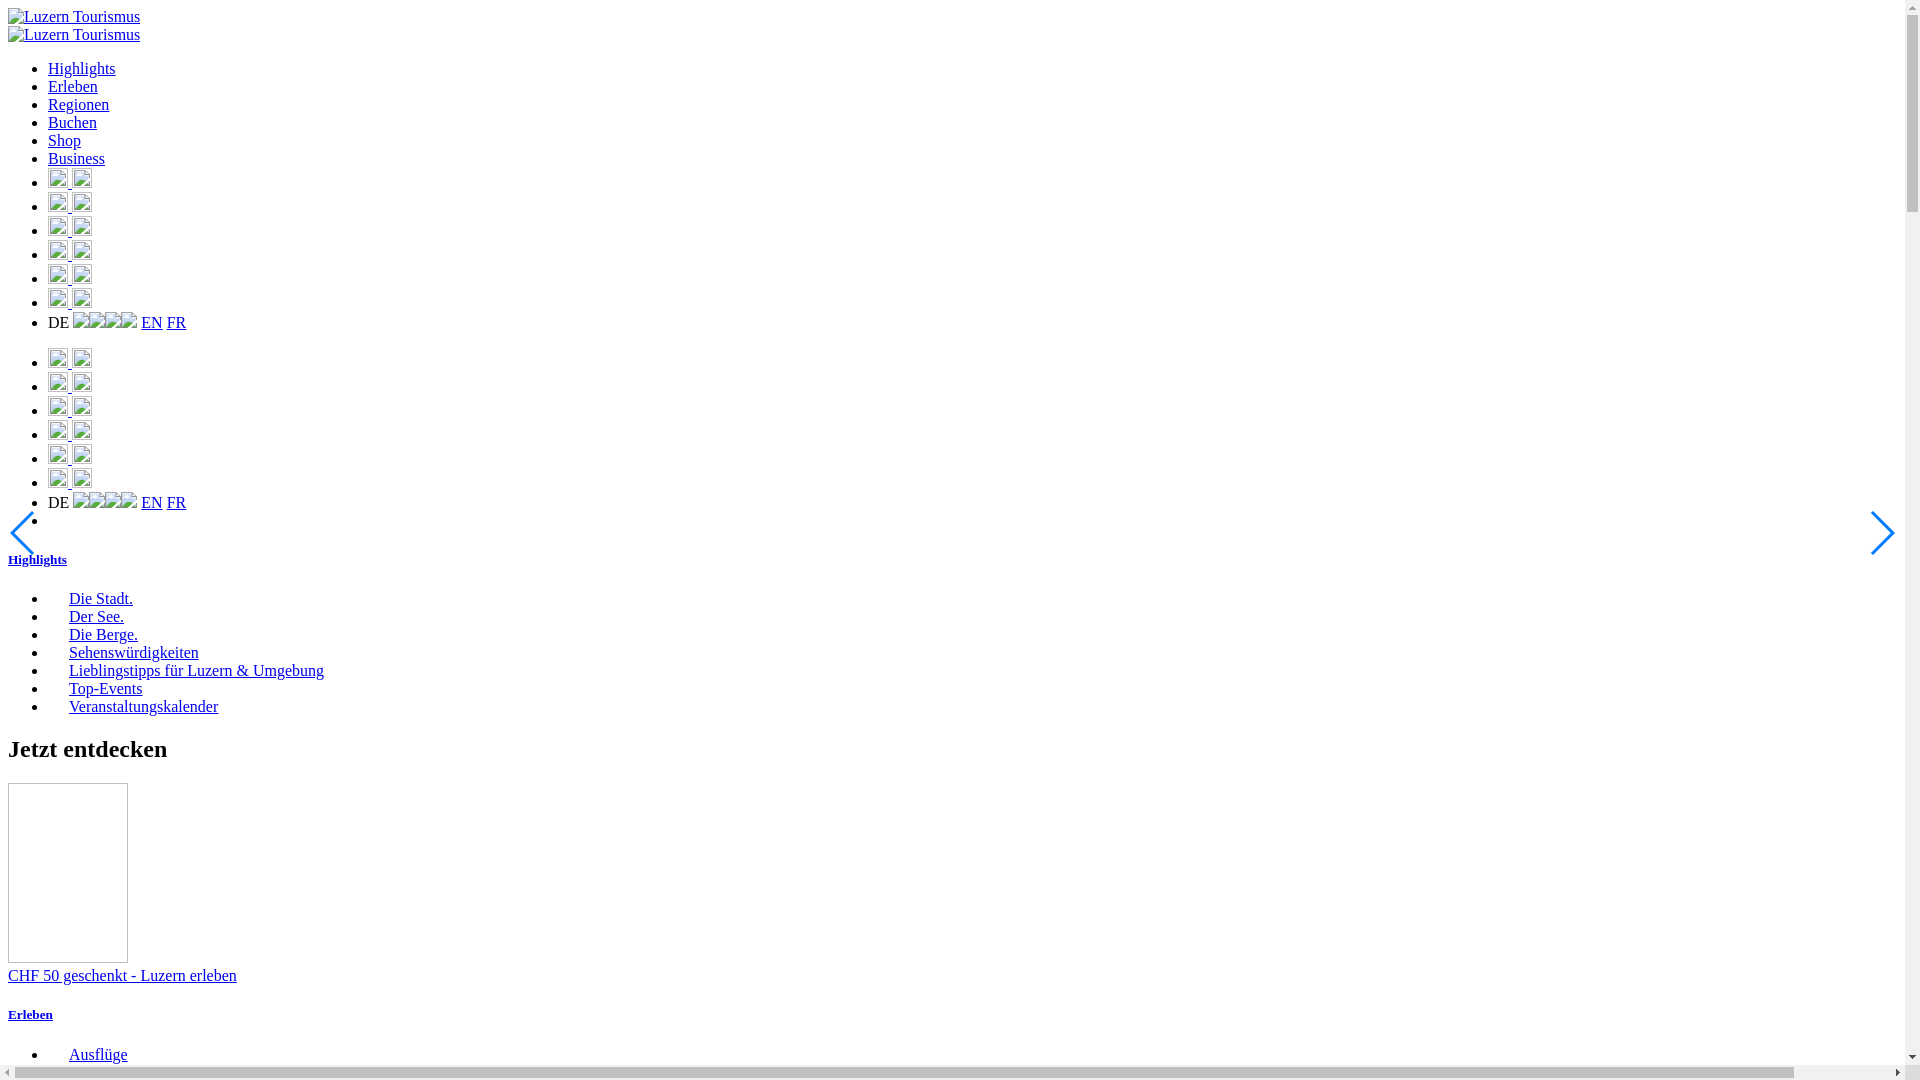 Image resolution: width=1920 pixels, height=1080 pixels. What do you see at coordinates (78, 104) in the screenshot?
I see `'Regionen'` at bounding box center [78, 104].